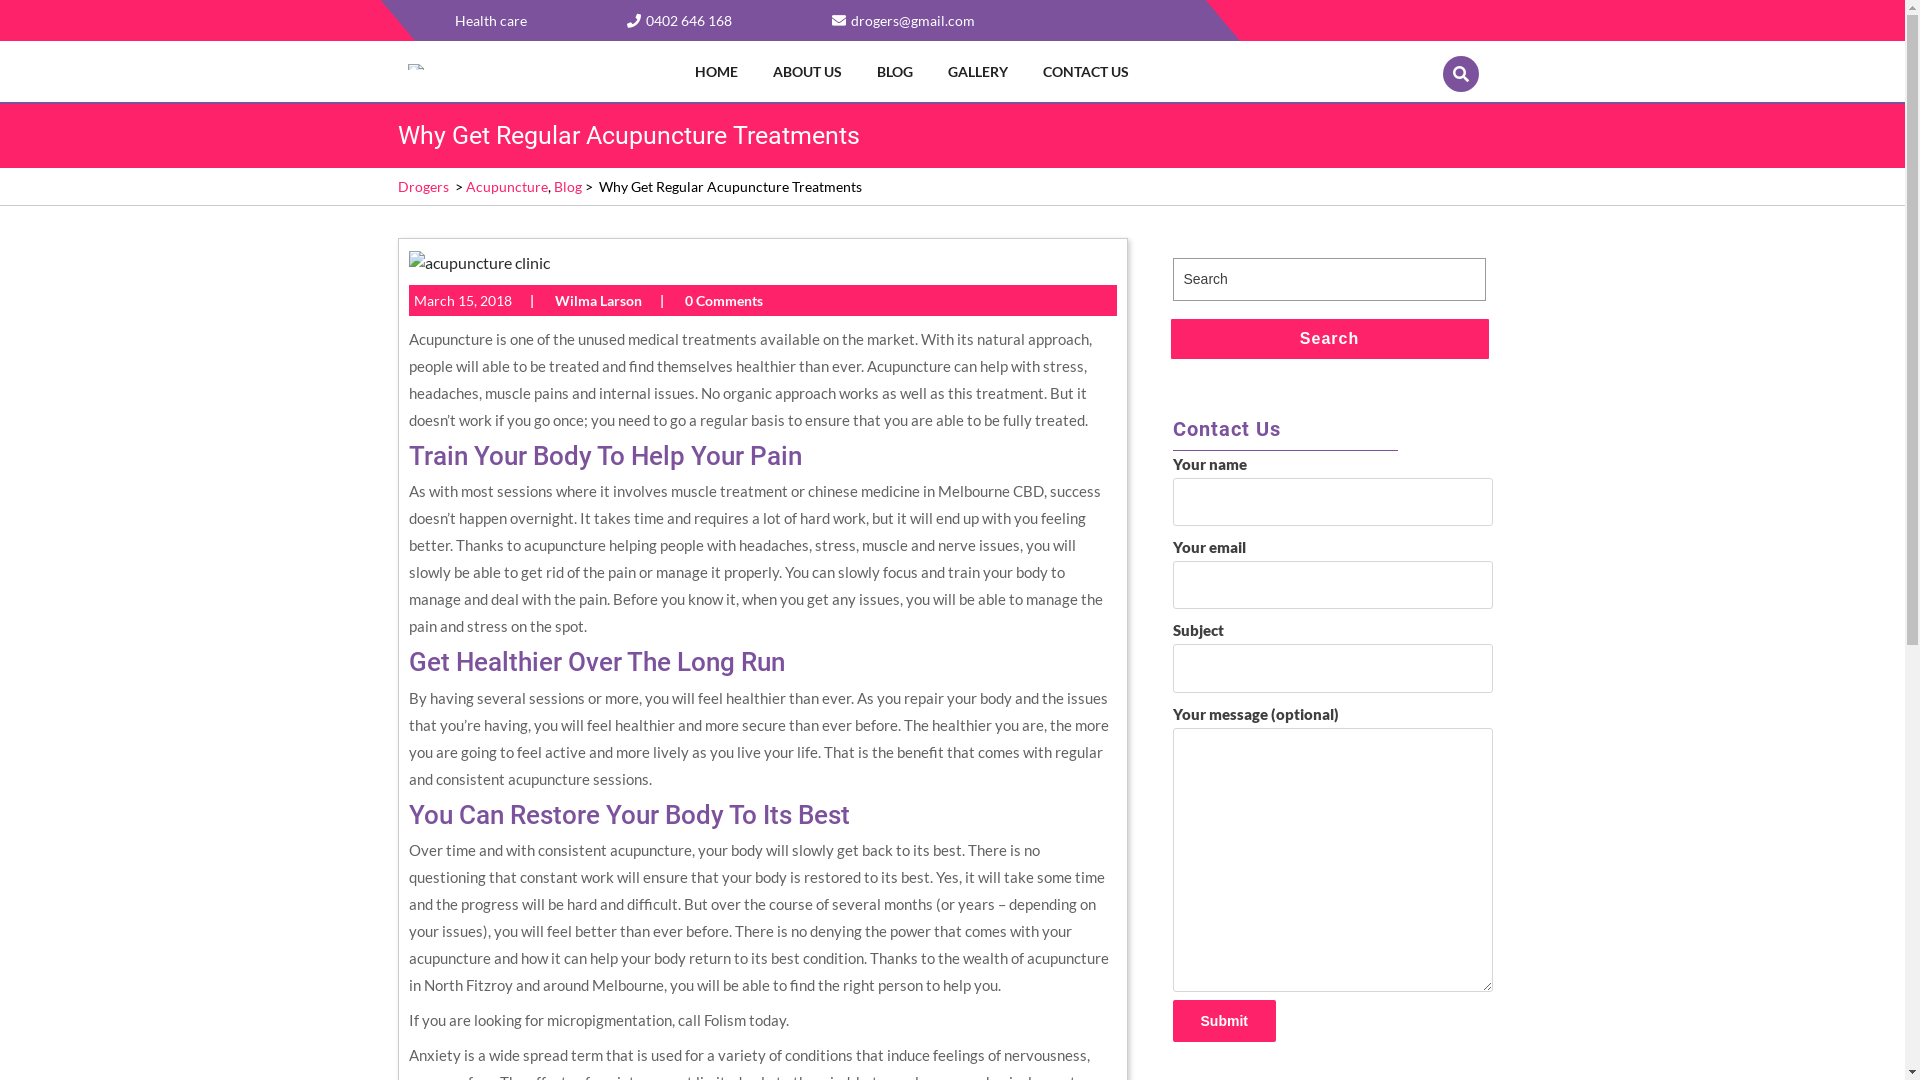  I want to click on 'ABOUT US', so click(810, 70).